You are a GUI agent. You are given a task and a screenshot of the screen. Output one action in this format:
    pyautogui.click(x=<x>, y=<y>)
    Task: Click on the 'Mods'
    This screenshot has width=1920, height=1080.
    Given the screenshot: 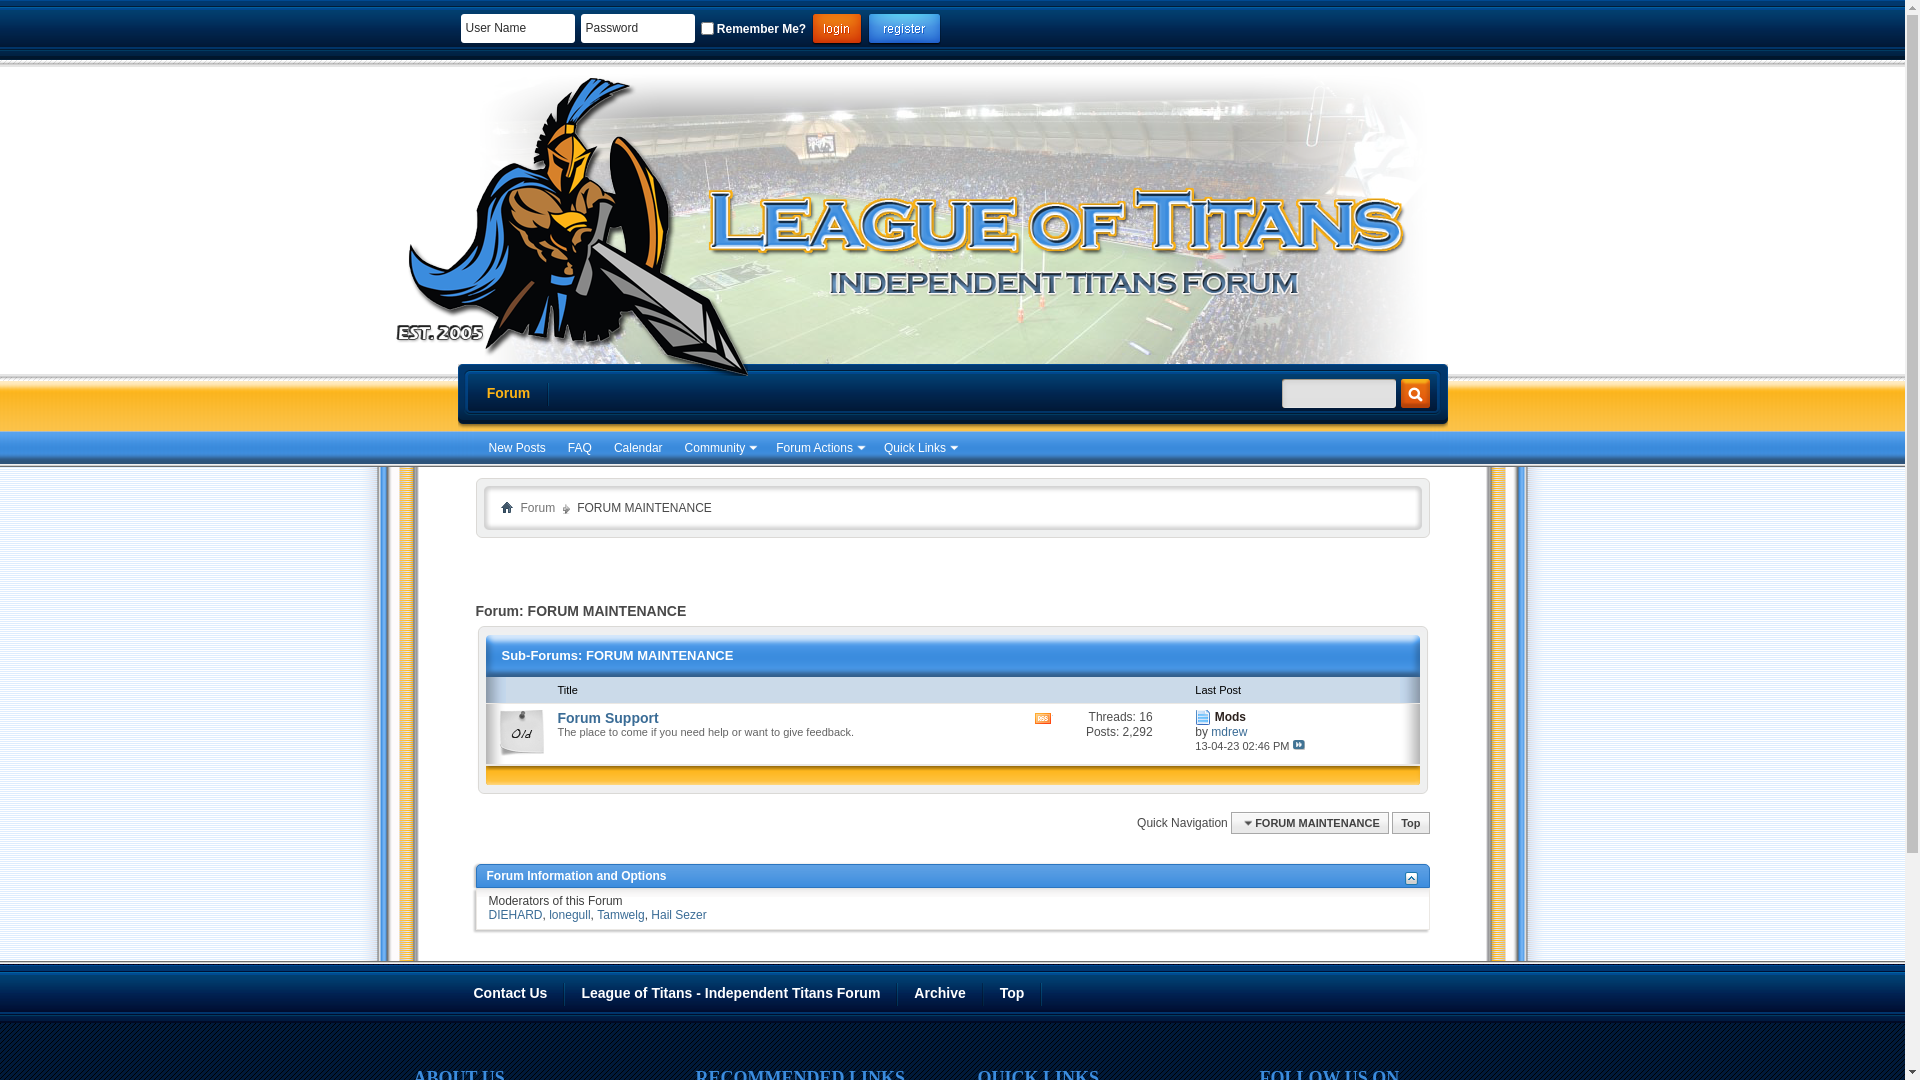 What is the action you would take?
    pyautogui.click(x=1229, y=716)
    